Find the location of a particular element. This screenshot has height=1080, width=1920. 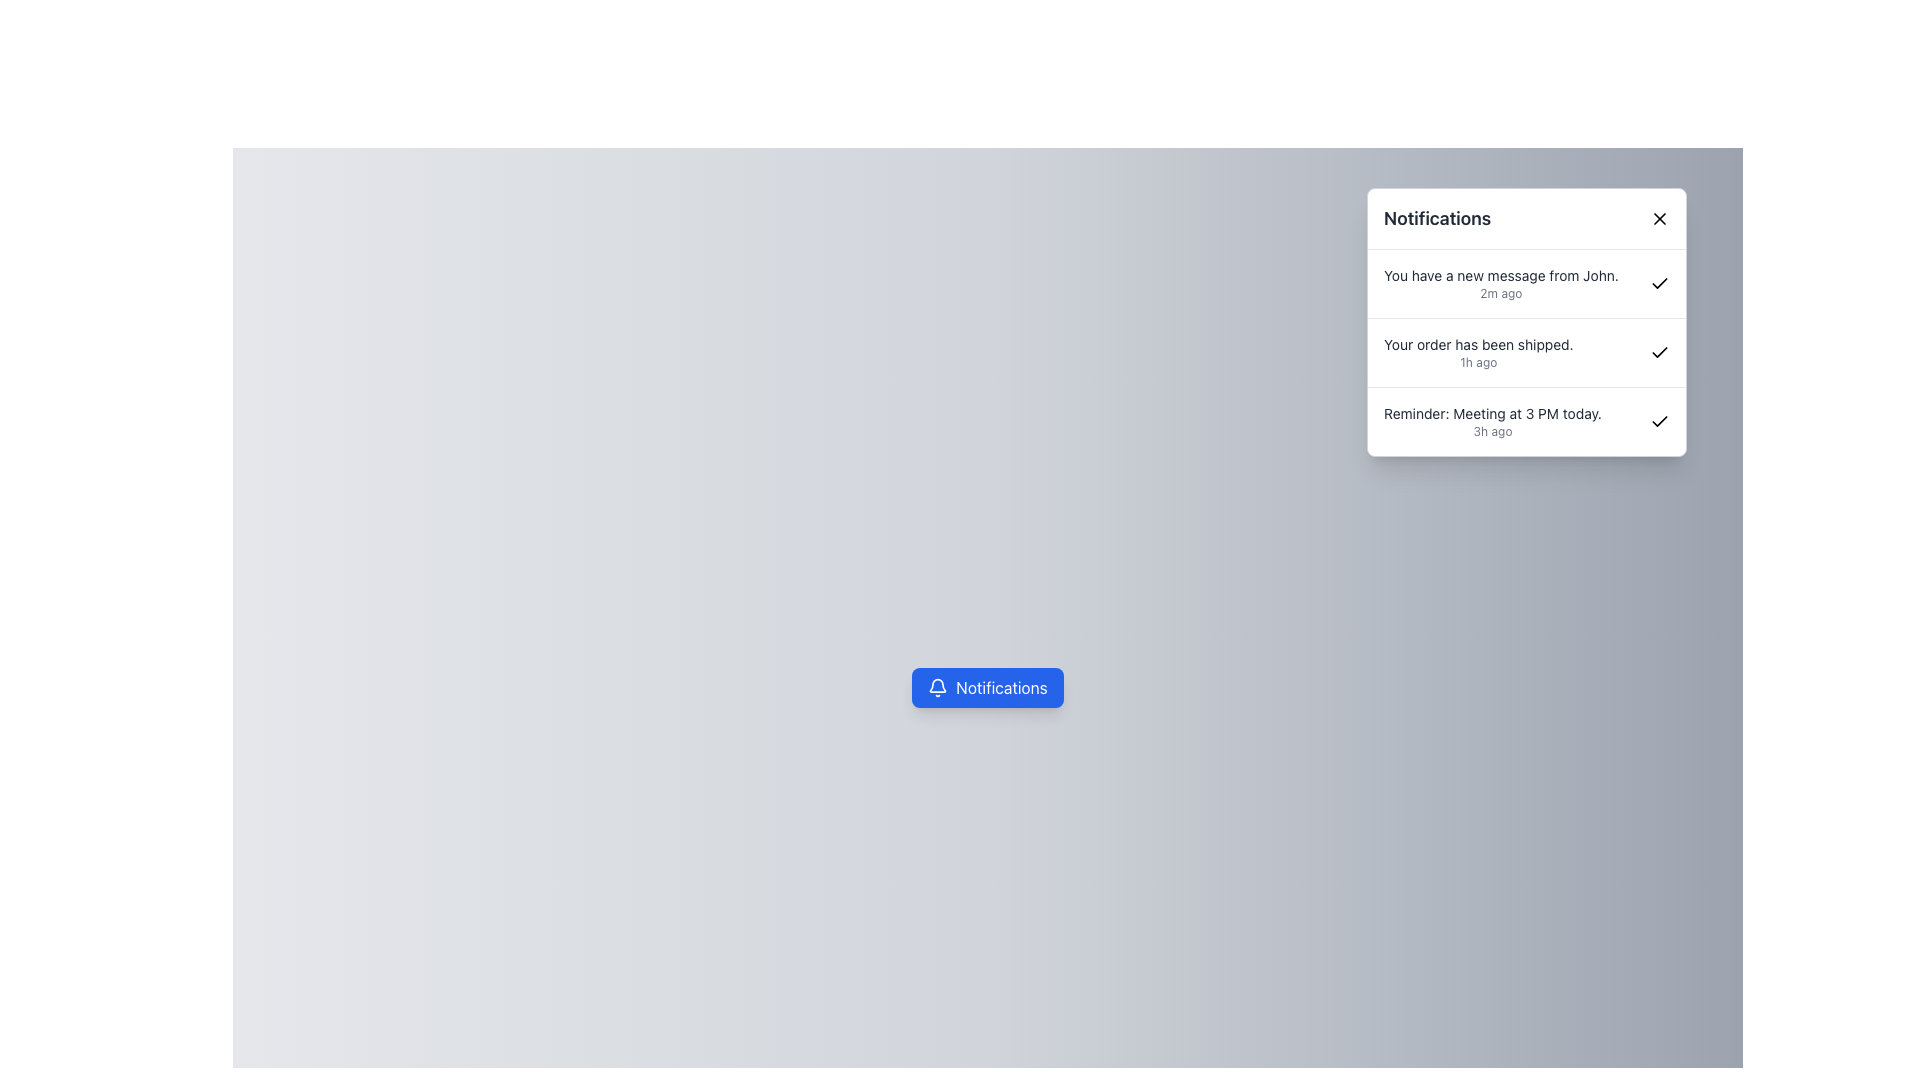

the third notification item in the expanded notifications dropdown panel is located at coordinates (1492, 420).